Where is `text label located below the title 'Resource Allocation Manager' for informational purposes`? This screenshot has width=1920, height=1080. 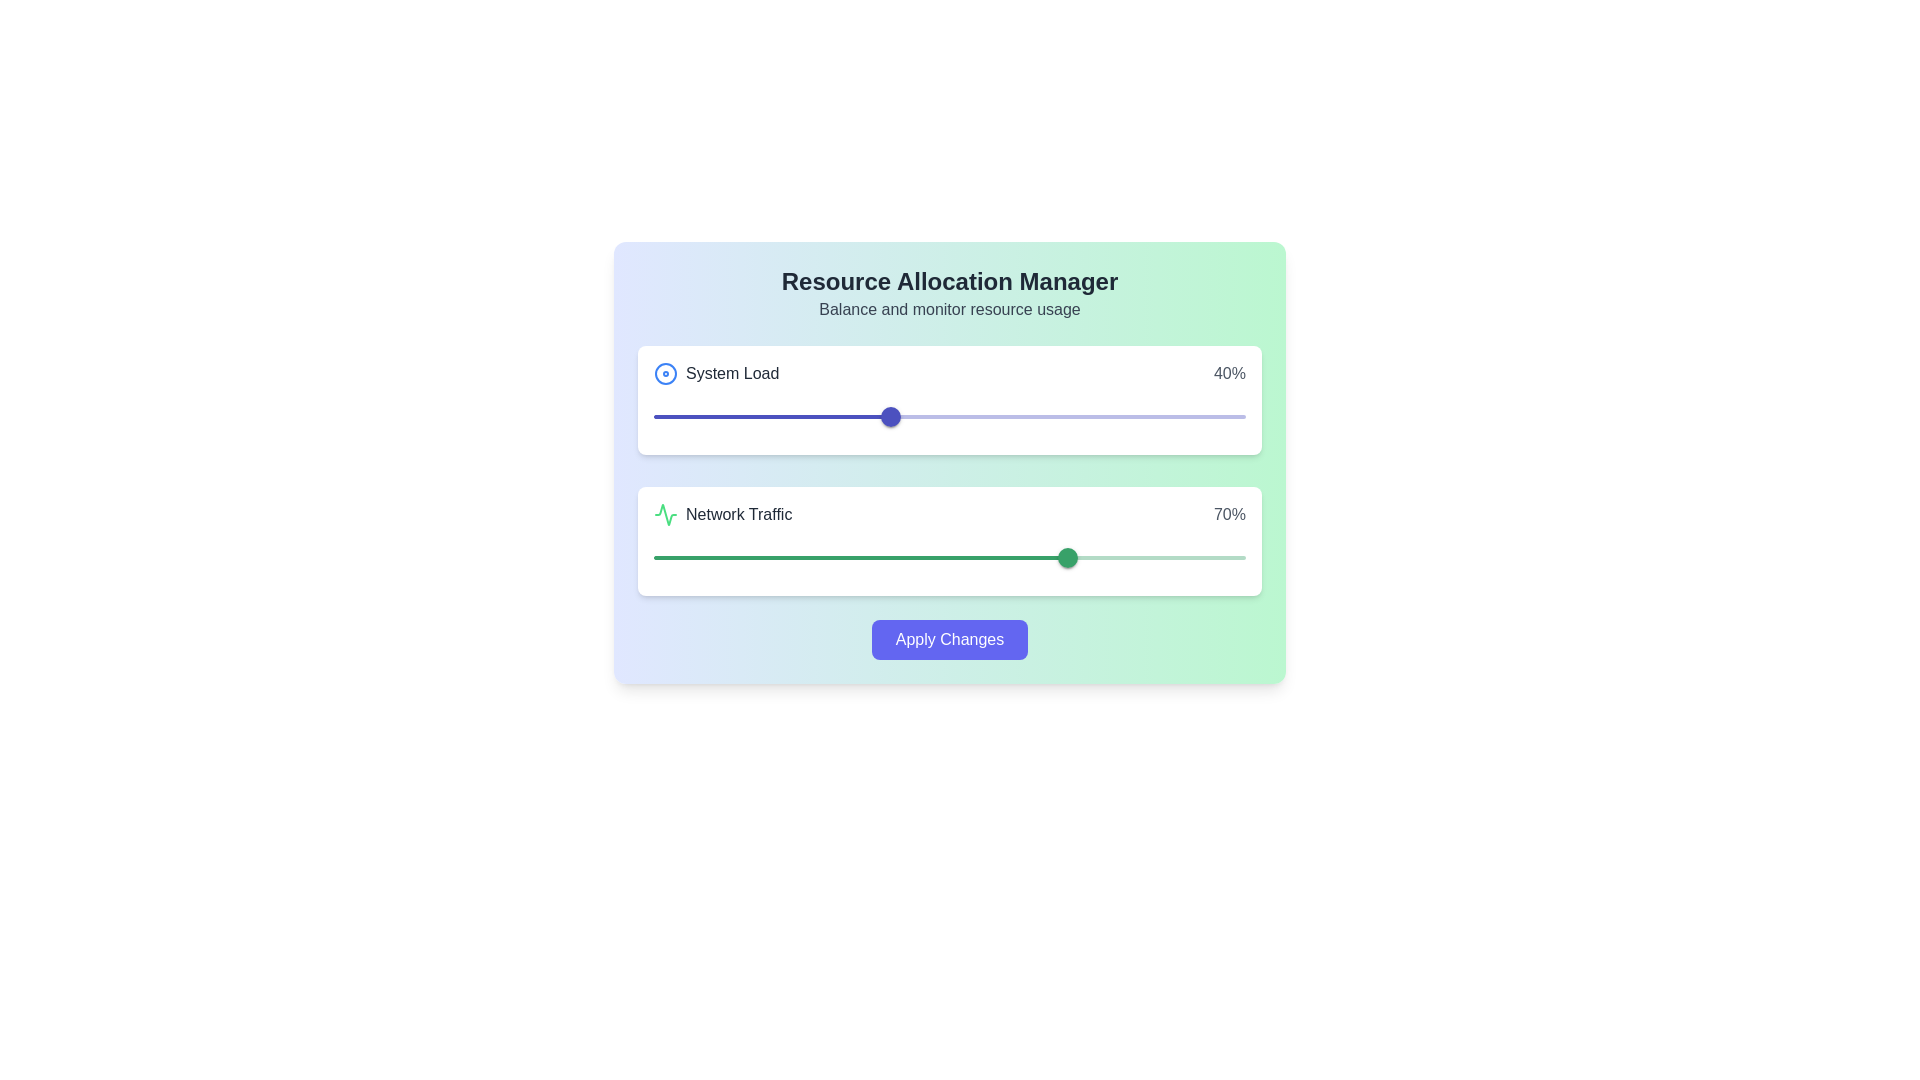 text label located below the title 'Resource Allocation Manager' for informational purposes is located at coordinates (949, 309).